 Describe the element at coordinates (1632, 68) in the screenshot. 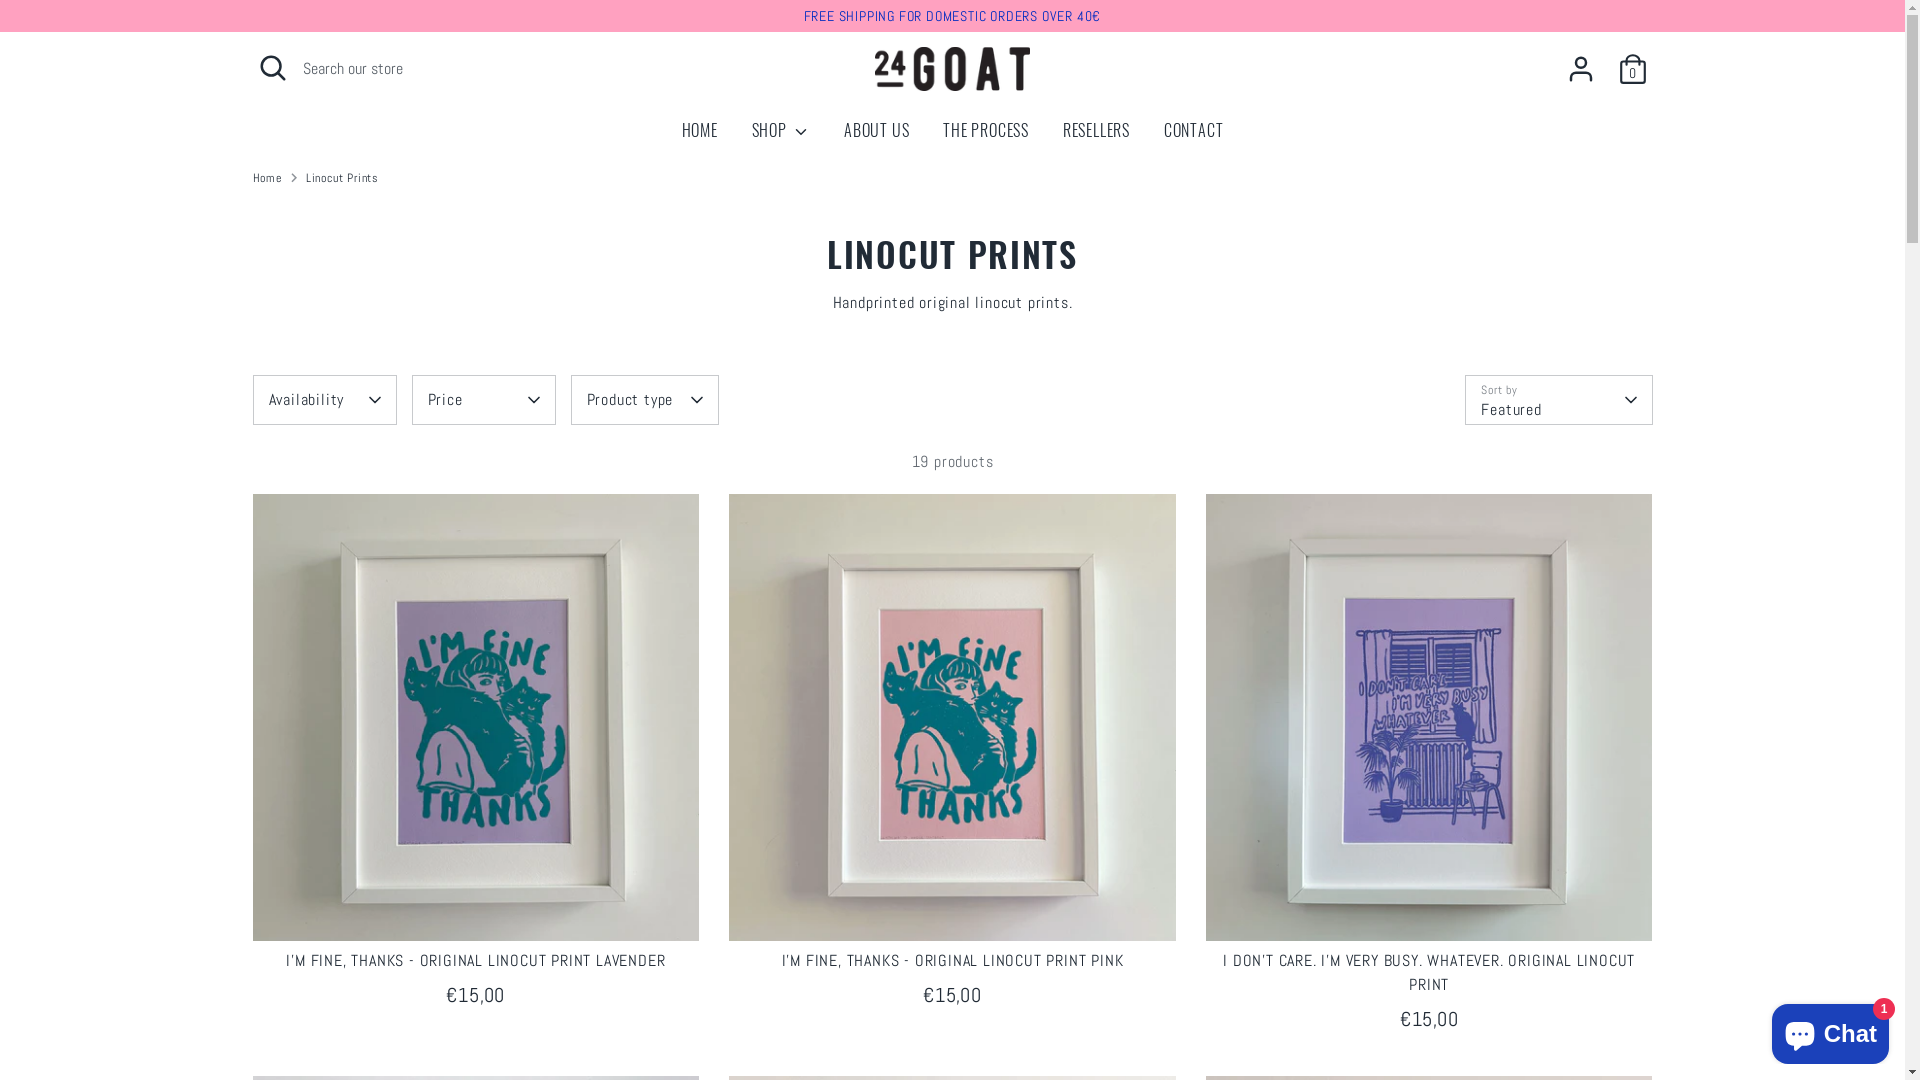

I see `'0'` at that location.